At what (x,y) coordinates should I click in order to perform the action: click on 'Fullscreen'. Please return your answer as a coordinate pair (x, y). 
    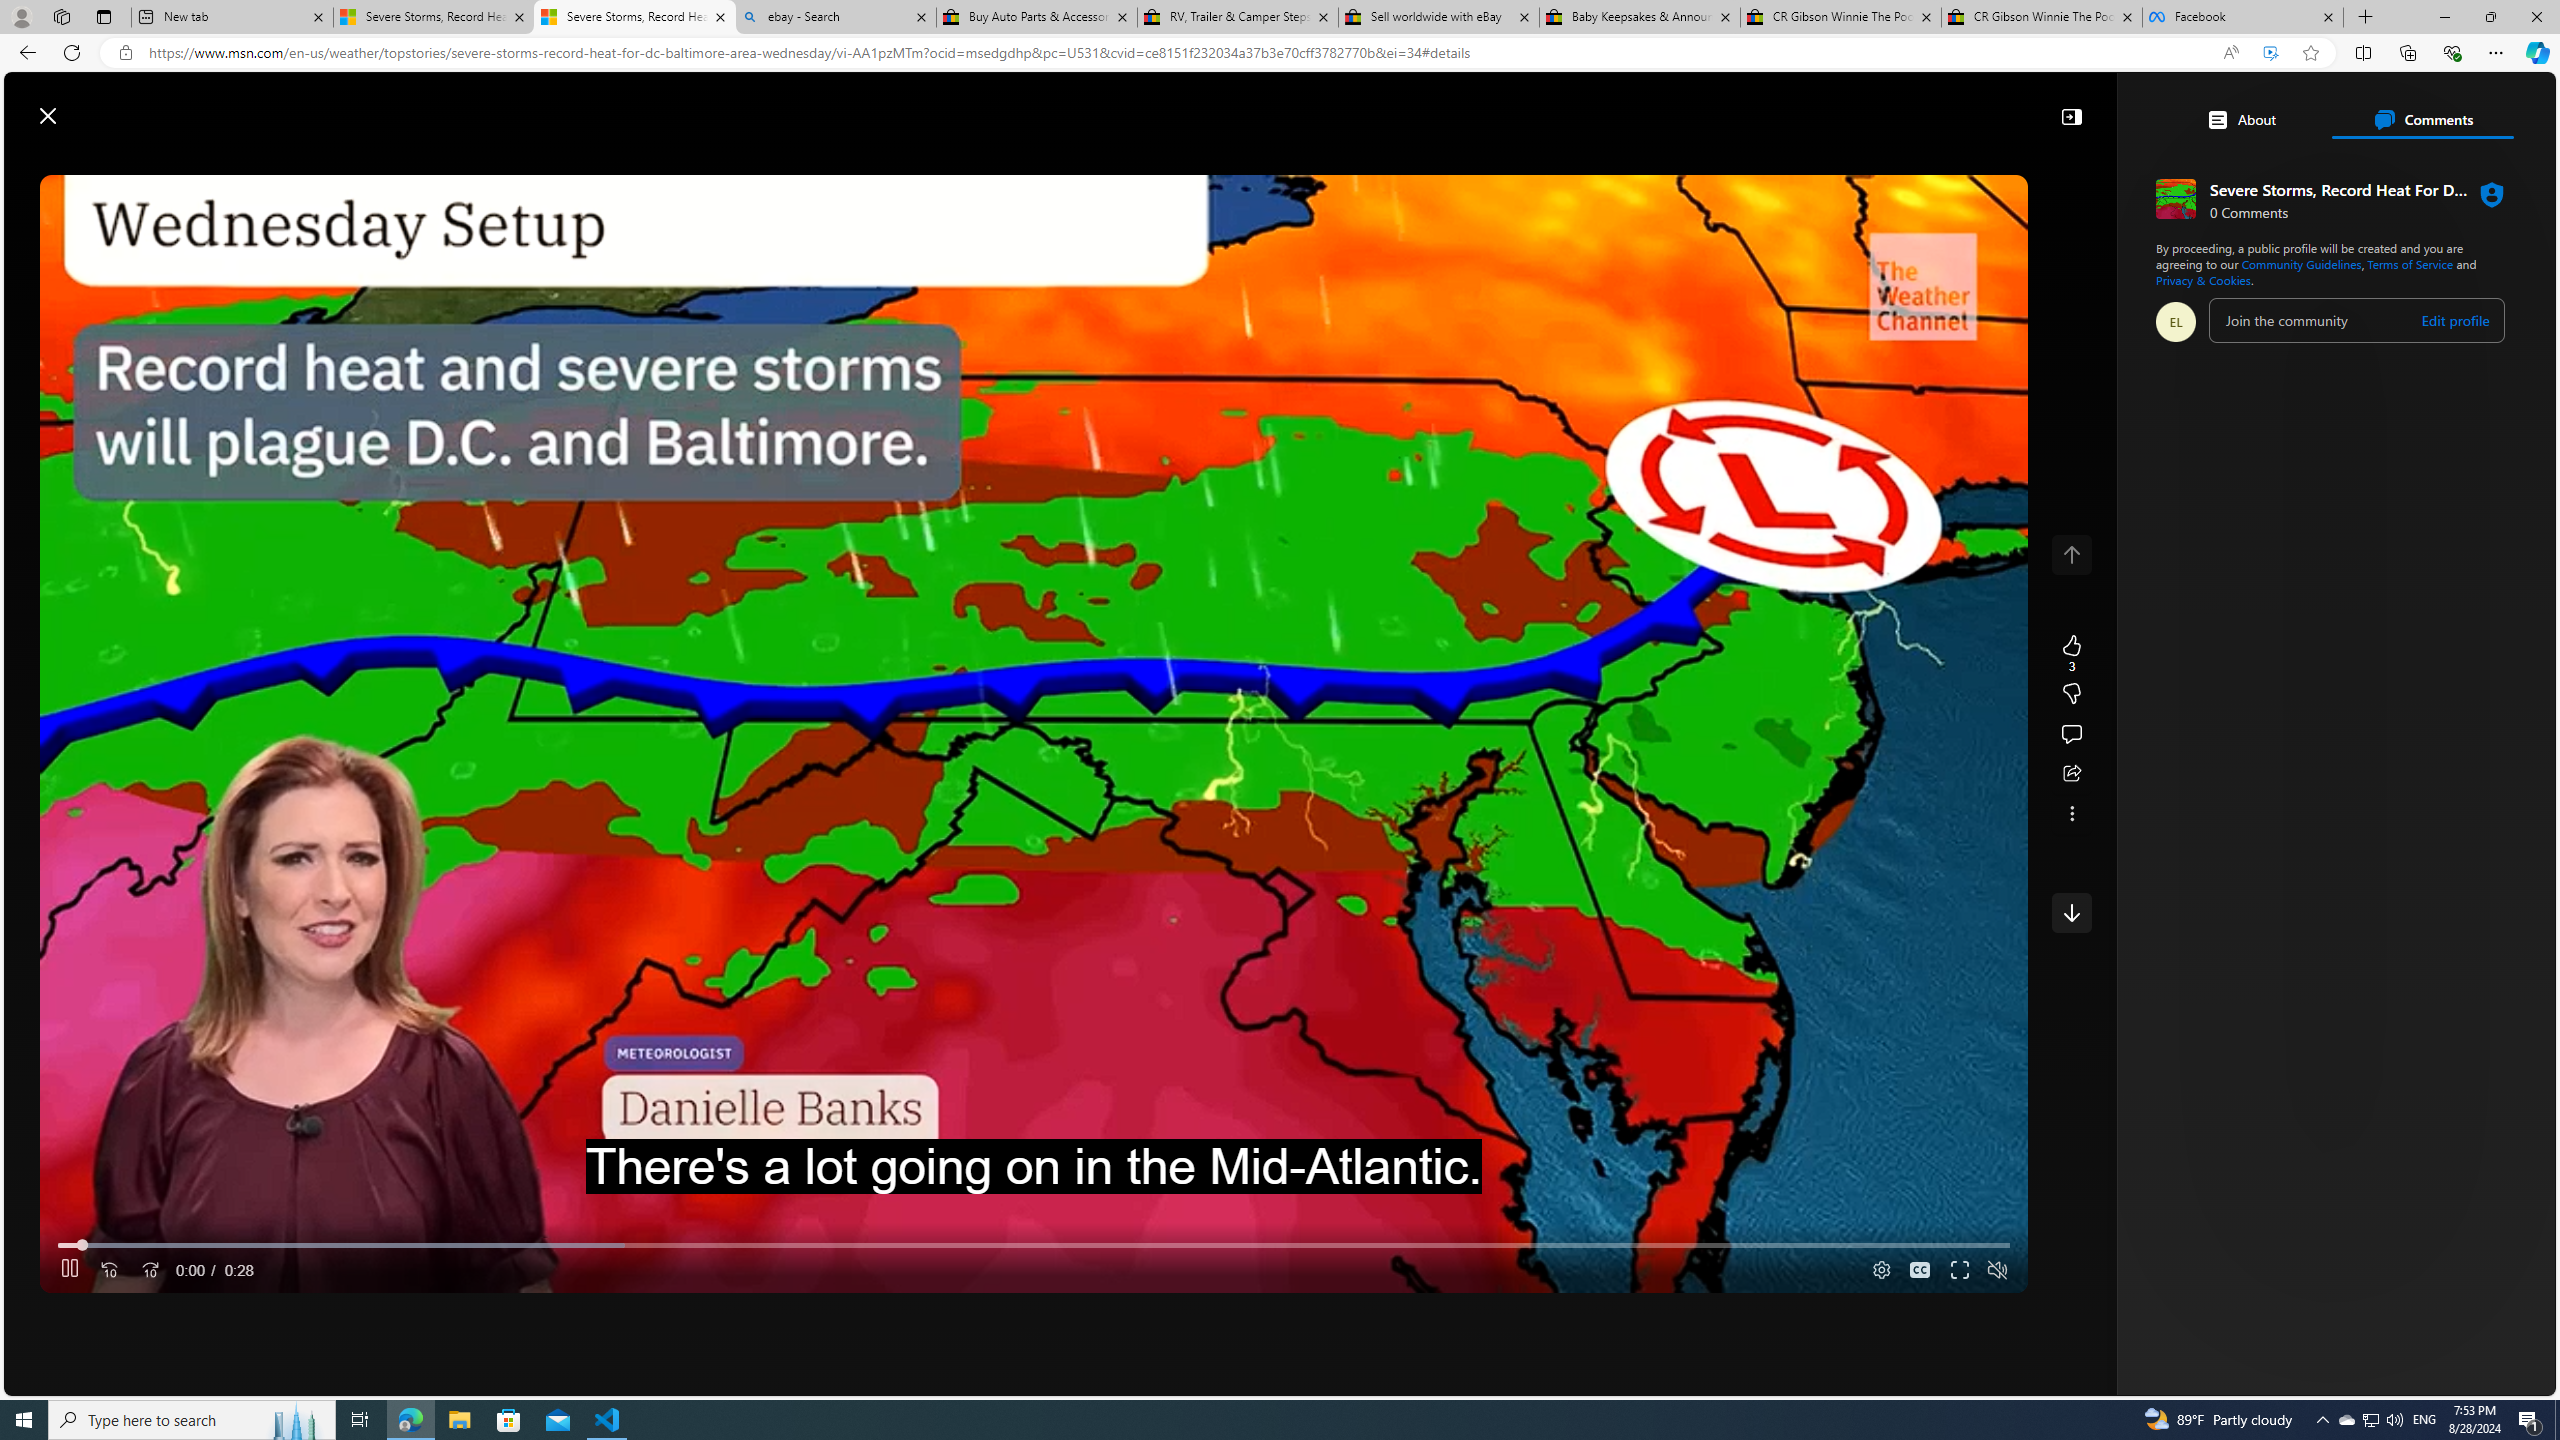
    Looking at the image, I should click on (1958, 1271).